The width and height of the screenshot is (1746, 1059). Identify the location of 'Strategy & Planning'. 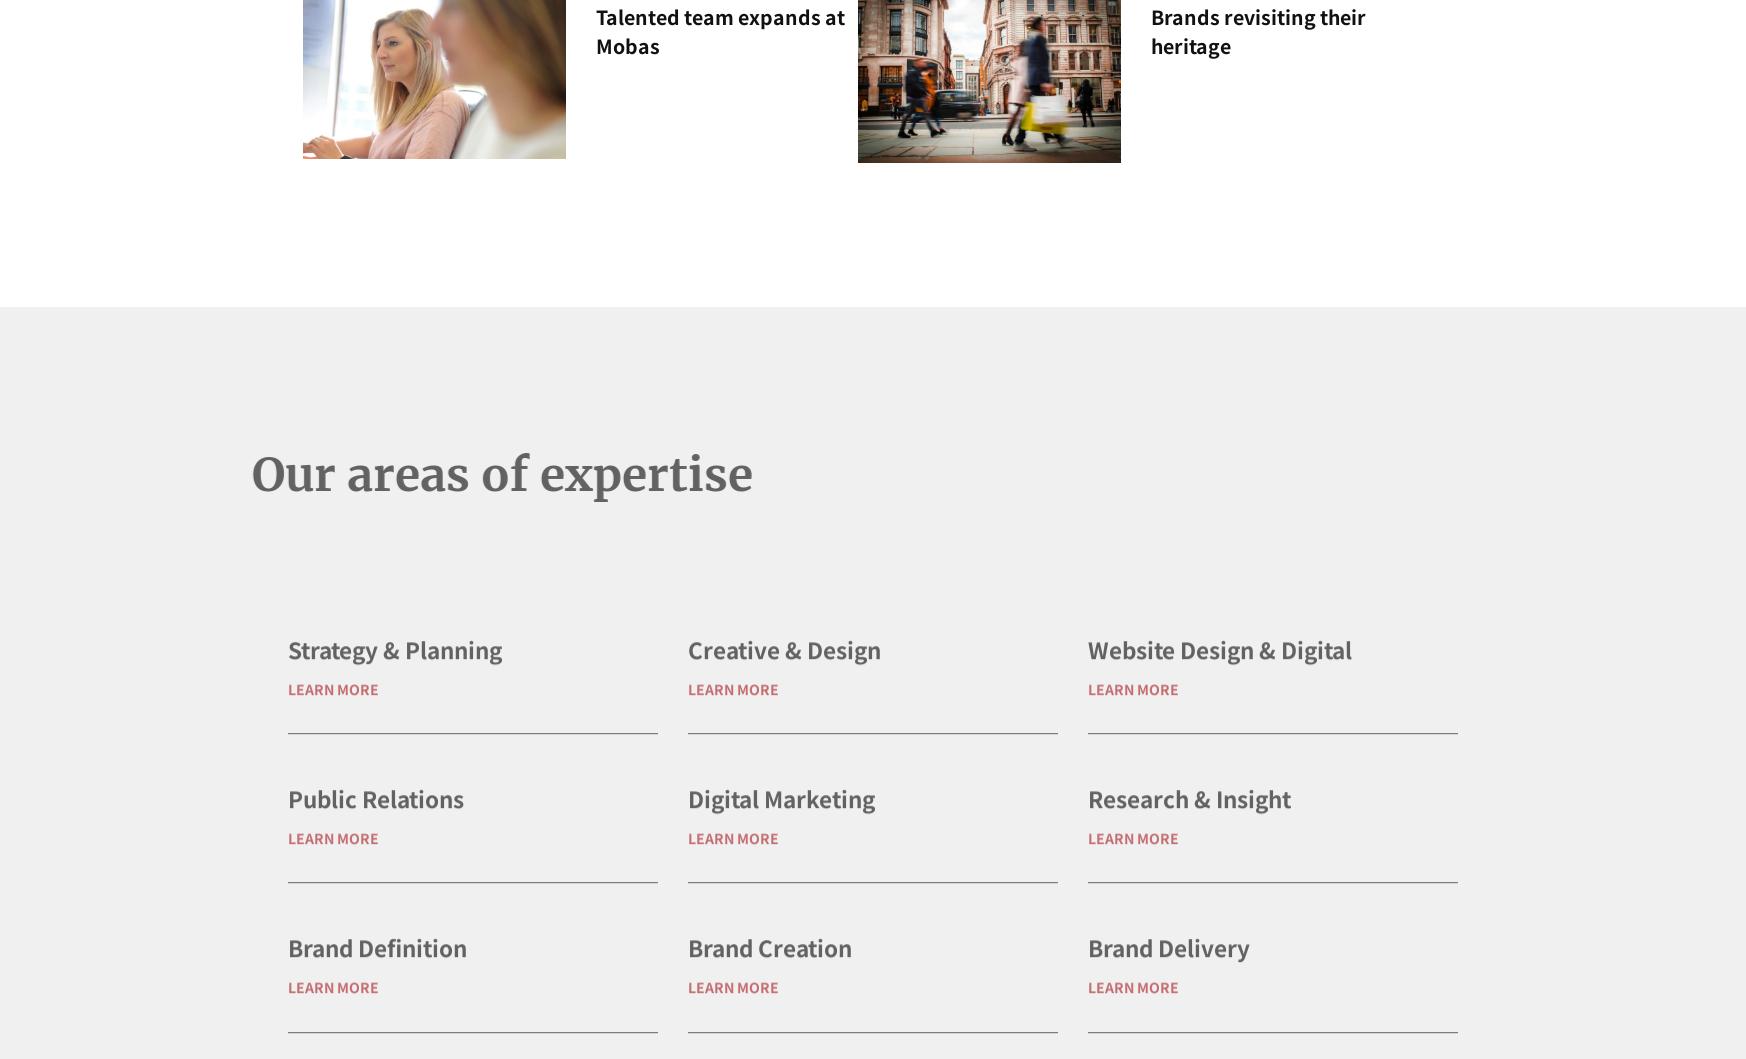
(393, 711).